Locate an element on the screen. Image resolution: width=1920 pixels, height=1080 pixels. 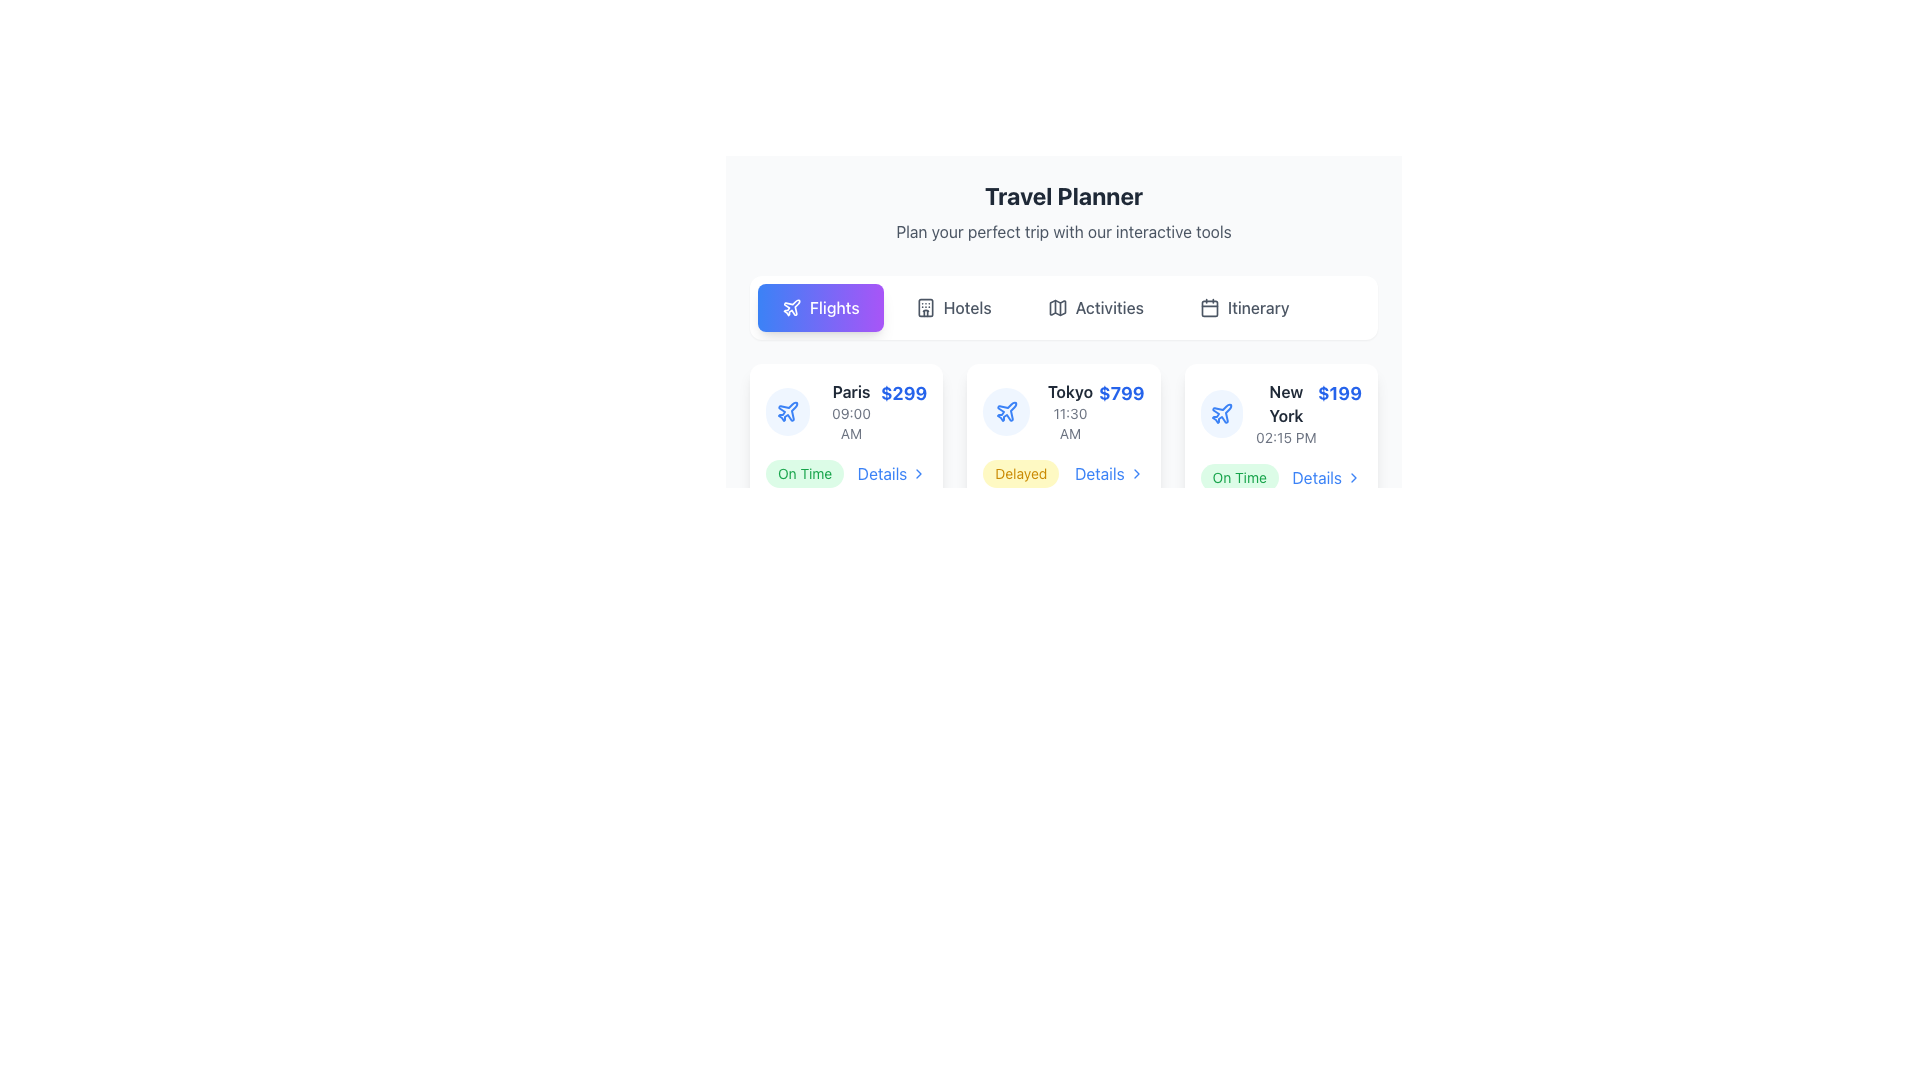
the small blue airplane icon in the 'Flights' section of the travel planning interface is located at coordinates (1220, 412).